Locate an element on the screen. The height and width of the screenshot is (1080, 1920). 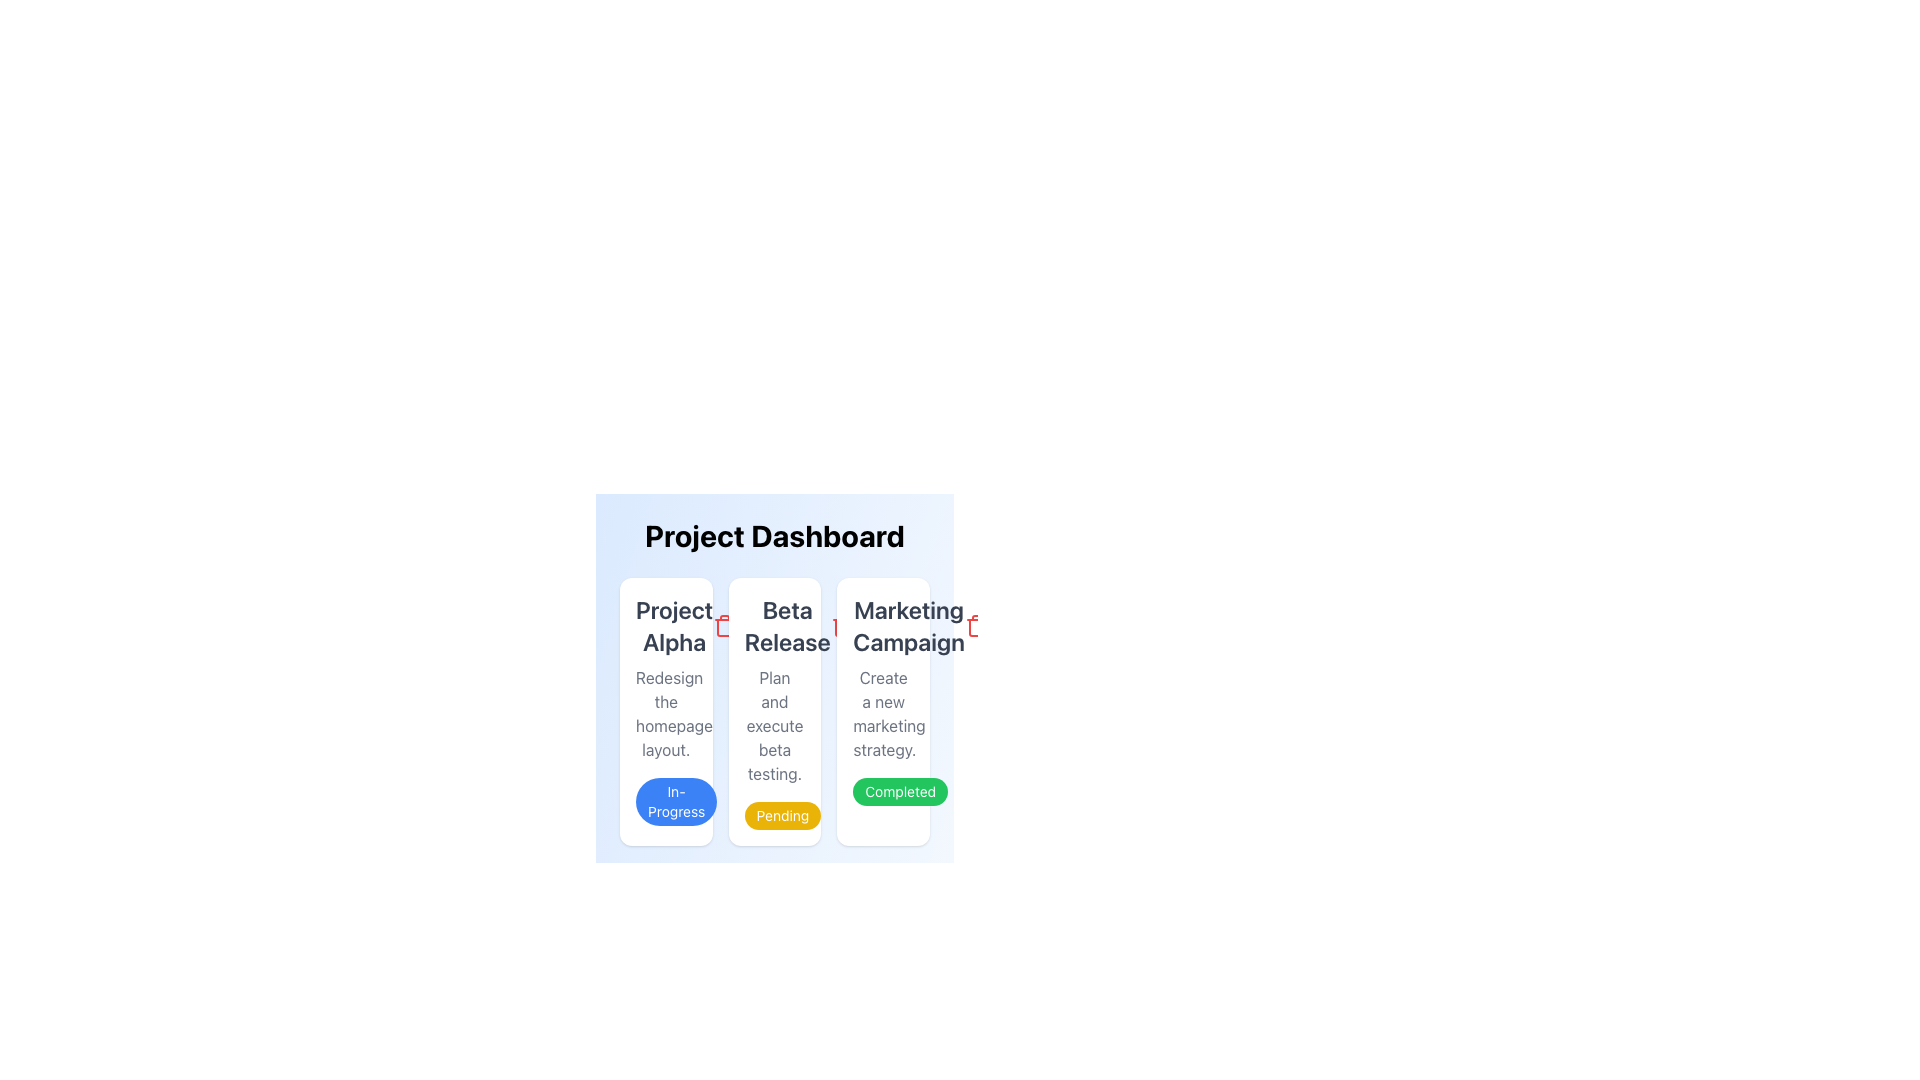
the Text heading element that serves as the header for the dashboard section, located above the project cards labeled 'Project Alpha', 'Beta Release', and 'Marketing Campaign' is located at coordinates (773, 535).